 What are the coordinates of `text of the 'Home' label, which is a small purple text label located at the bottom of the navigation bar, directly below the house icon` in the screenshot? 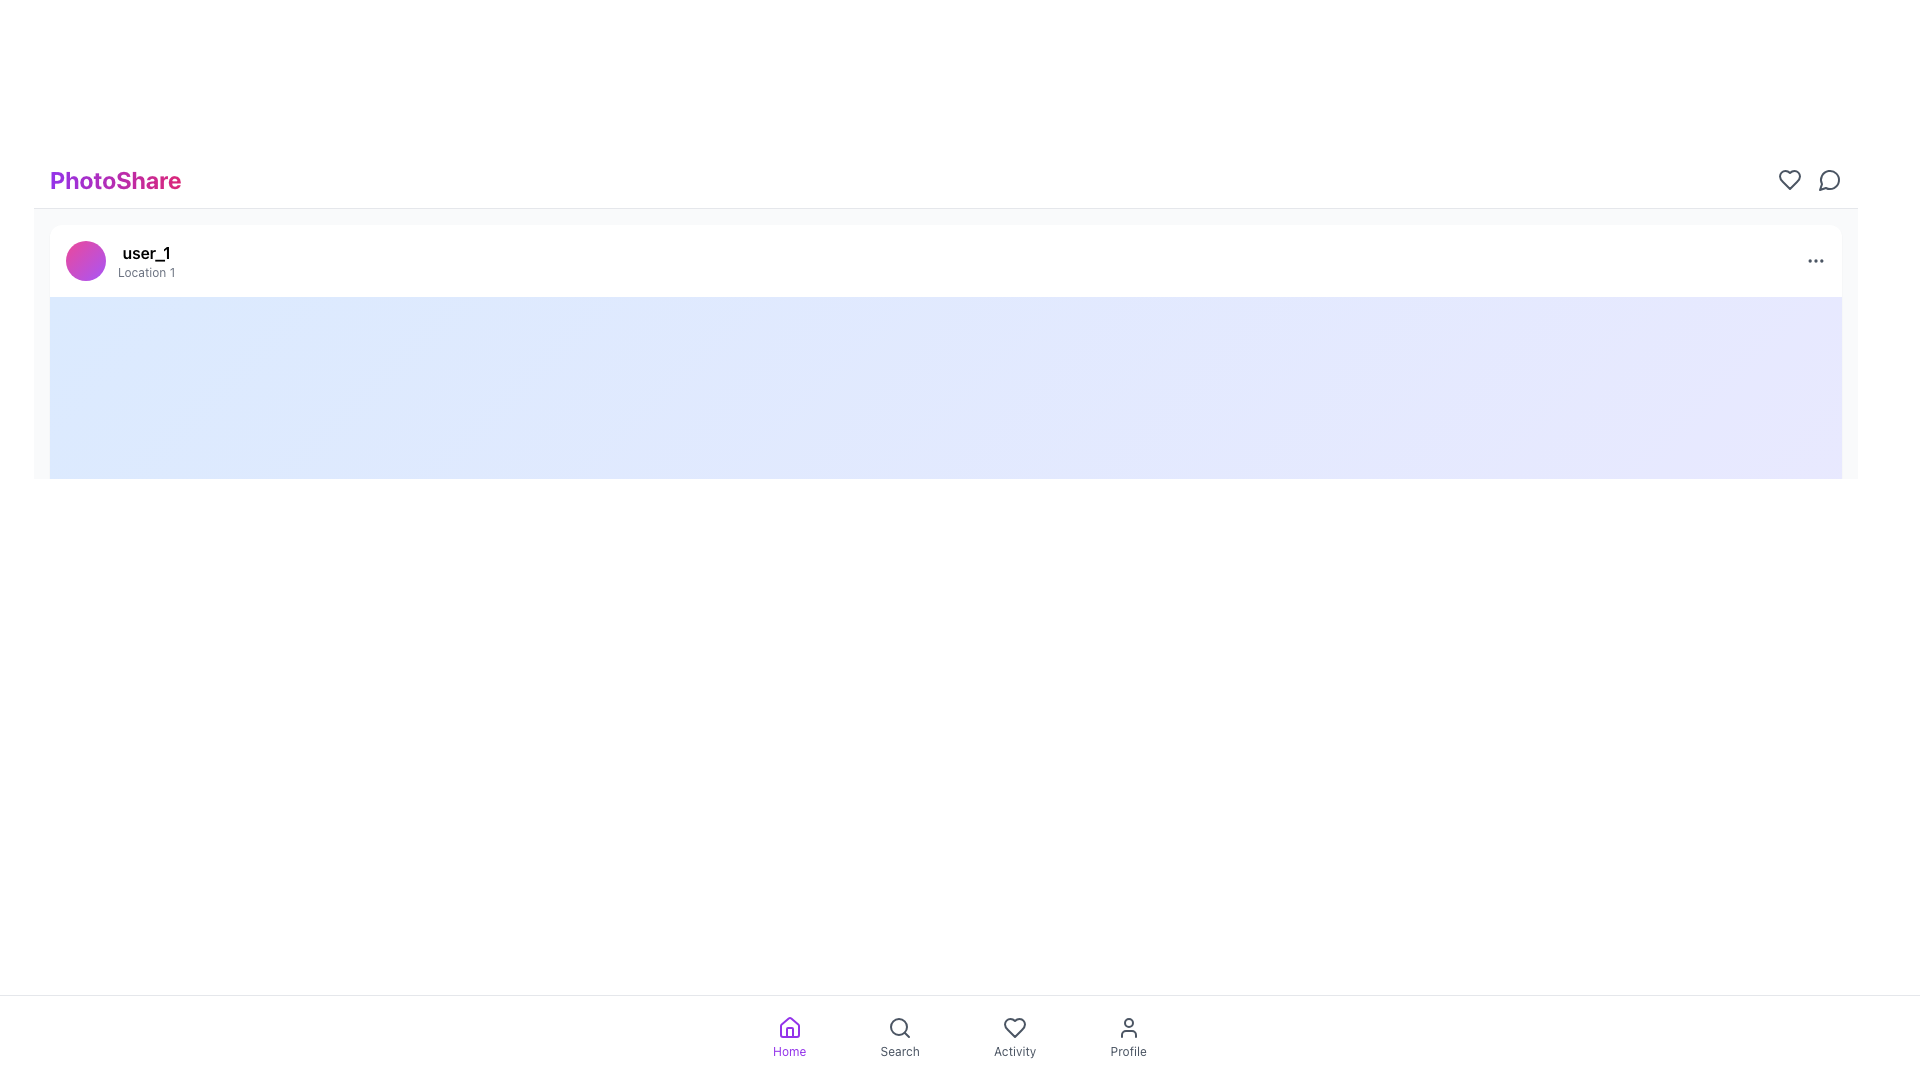 It's located at (788, 1051).